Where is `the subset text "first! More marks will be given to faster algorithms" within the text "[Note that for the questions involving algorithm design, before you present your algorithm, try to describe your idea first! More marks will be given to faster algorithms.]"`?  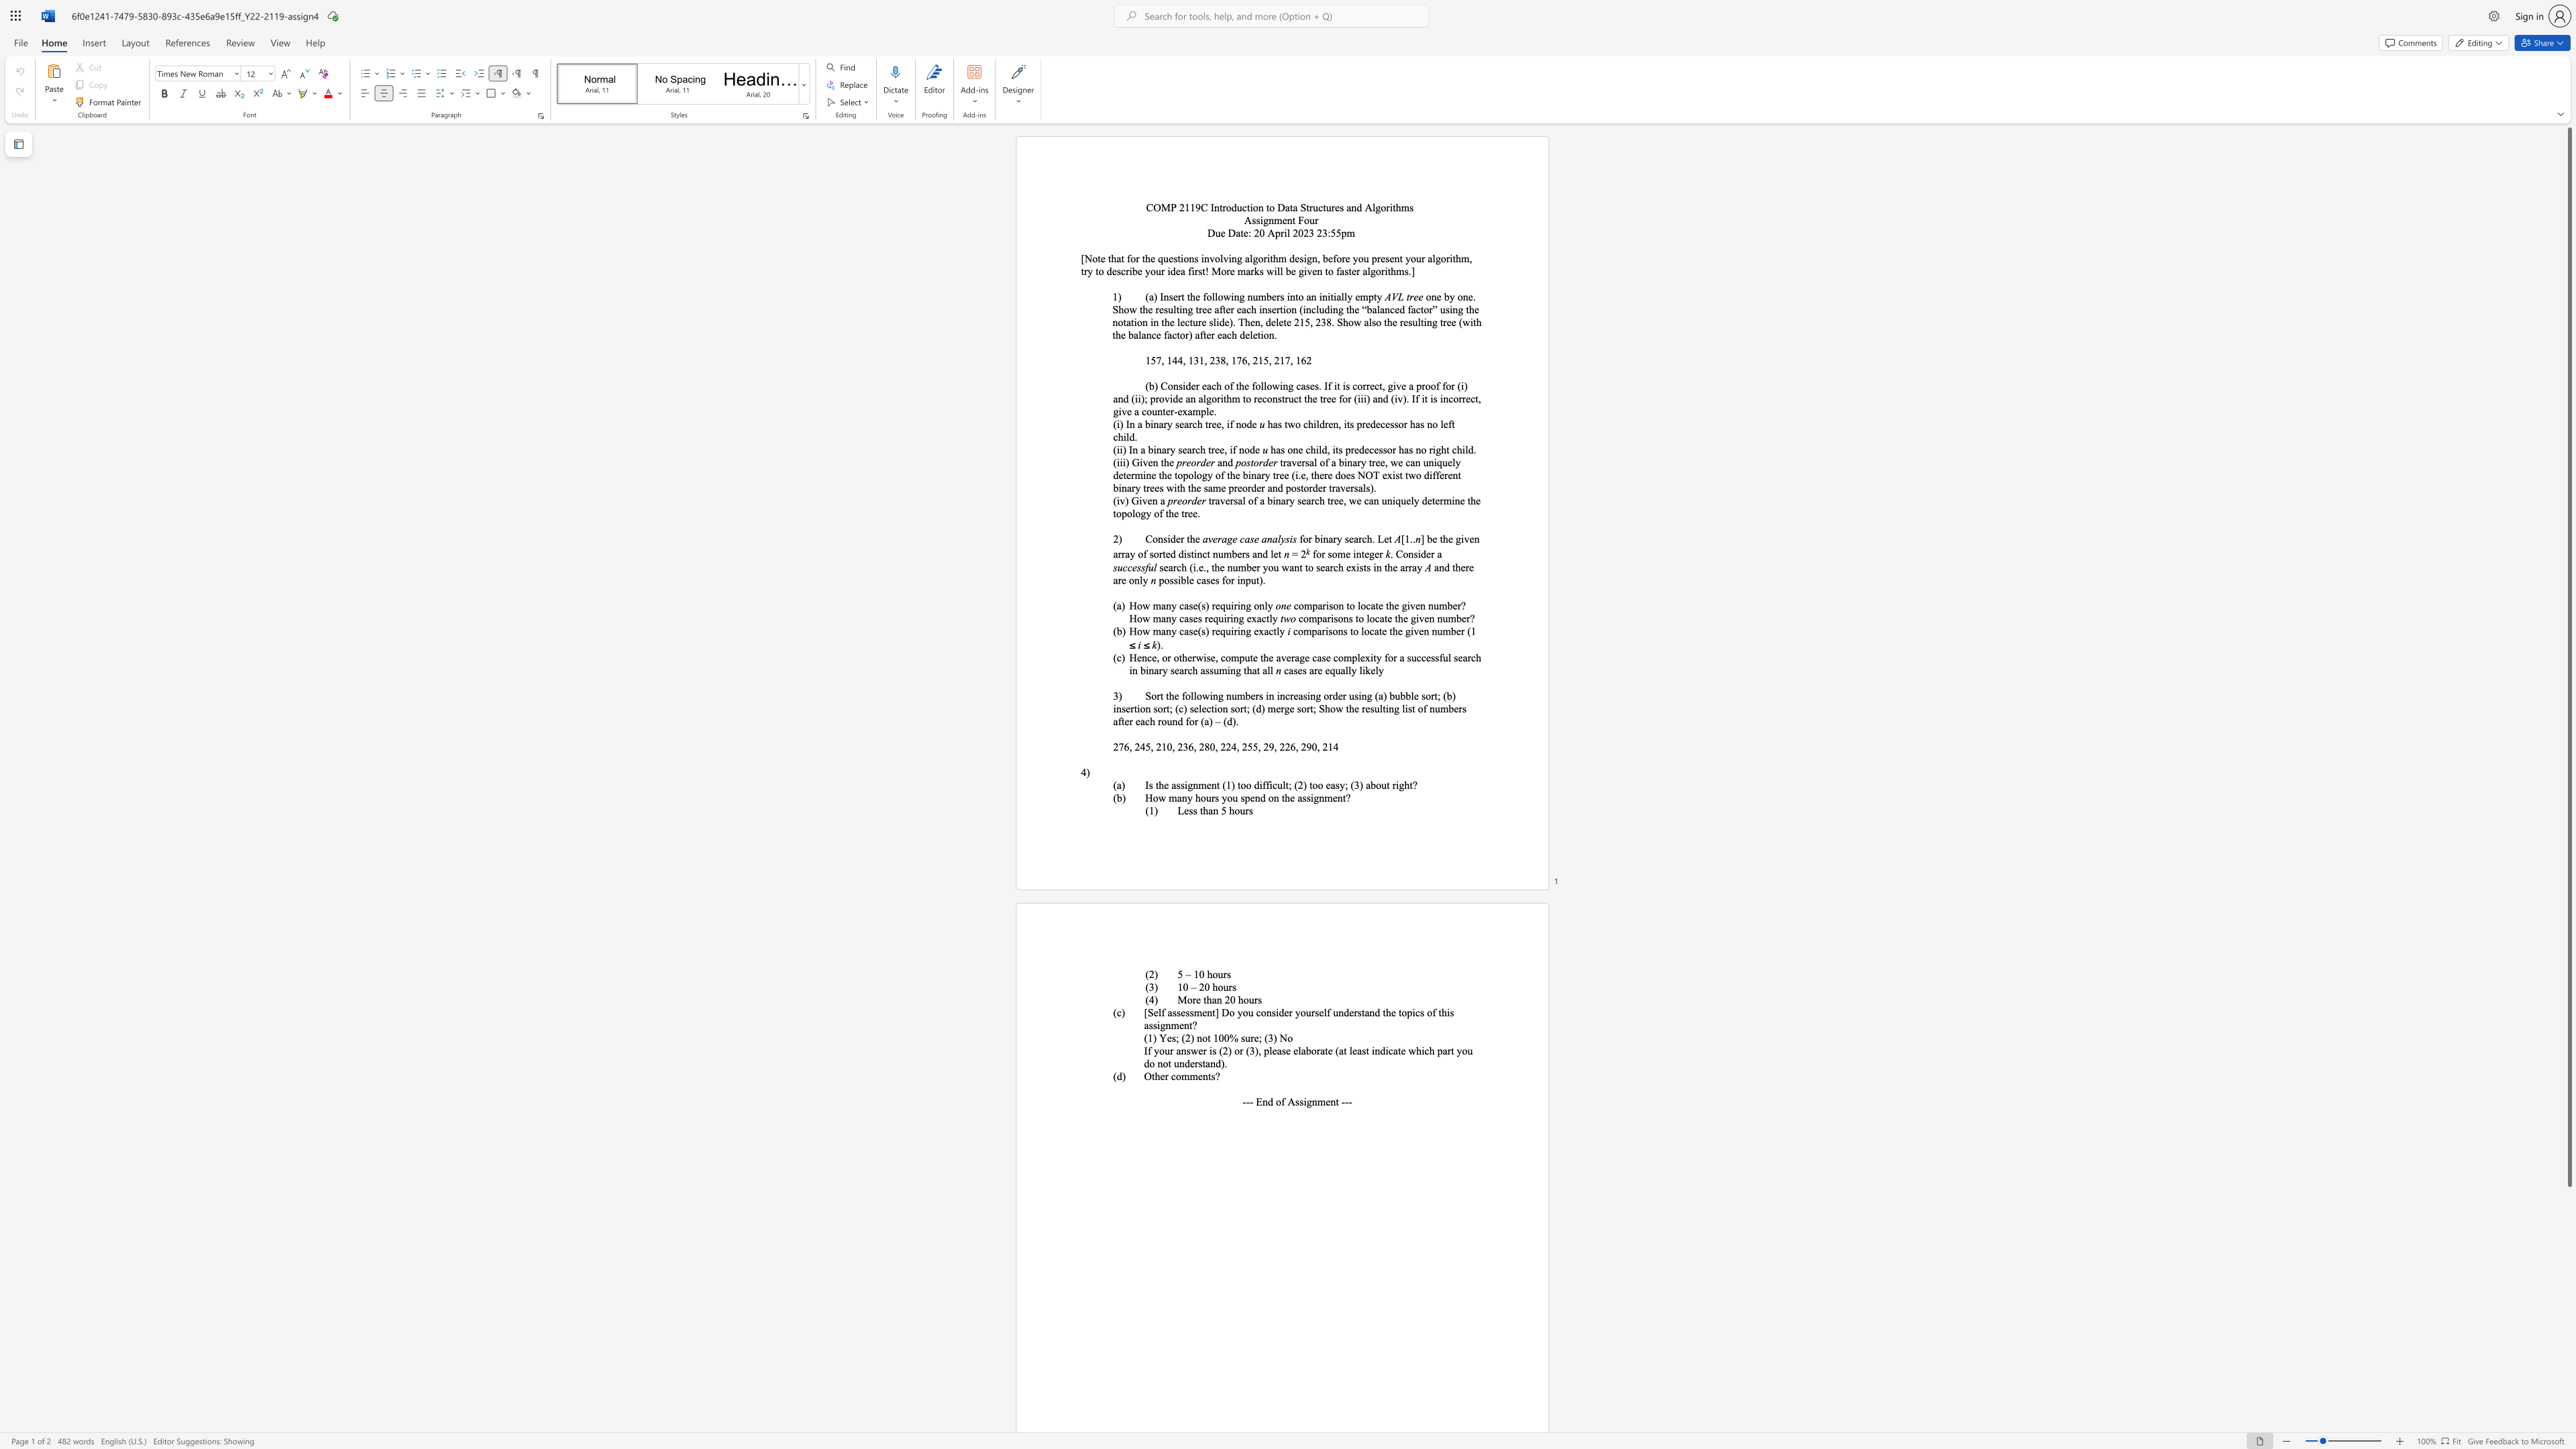
the subset text "first! More marks will be given to faster algorithms" within the text "[Note that for the questions involving algorithm design, before you present your algorithm, try to describe your idea first! More marks will be given to faster algorithms.]" is located at coordinates (1188, 271).